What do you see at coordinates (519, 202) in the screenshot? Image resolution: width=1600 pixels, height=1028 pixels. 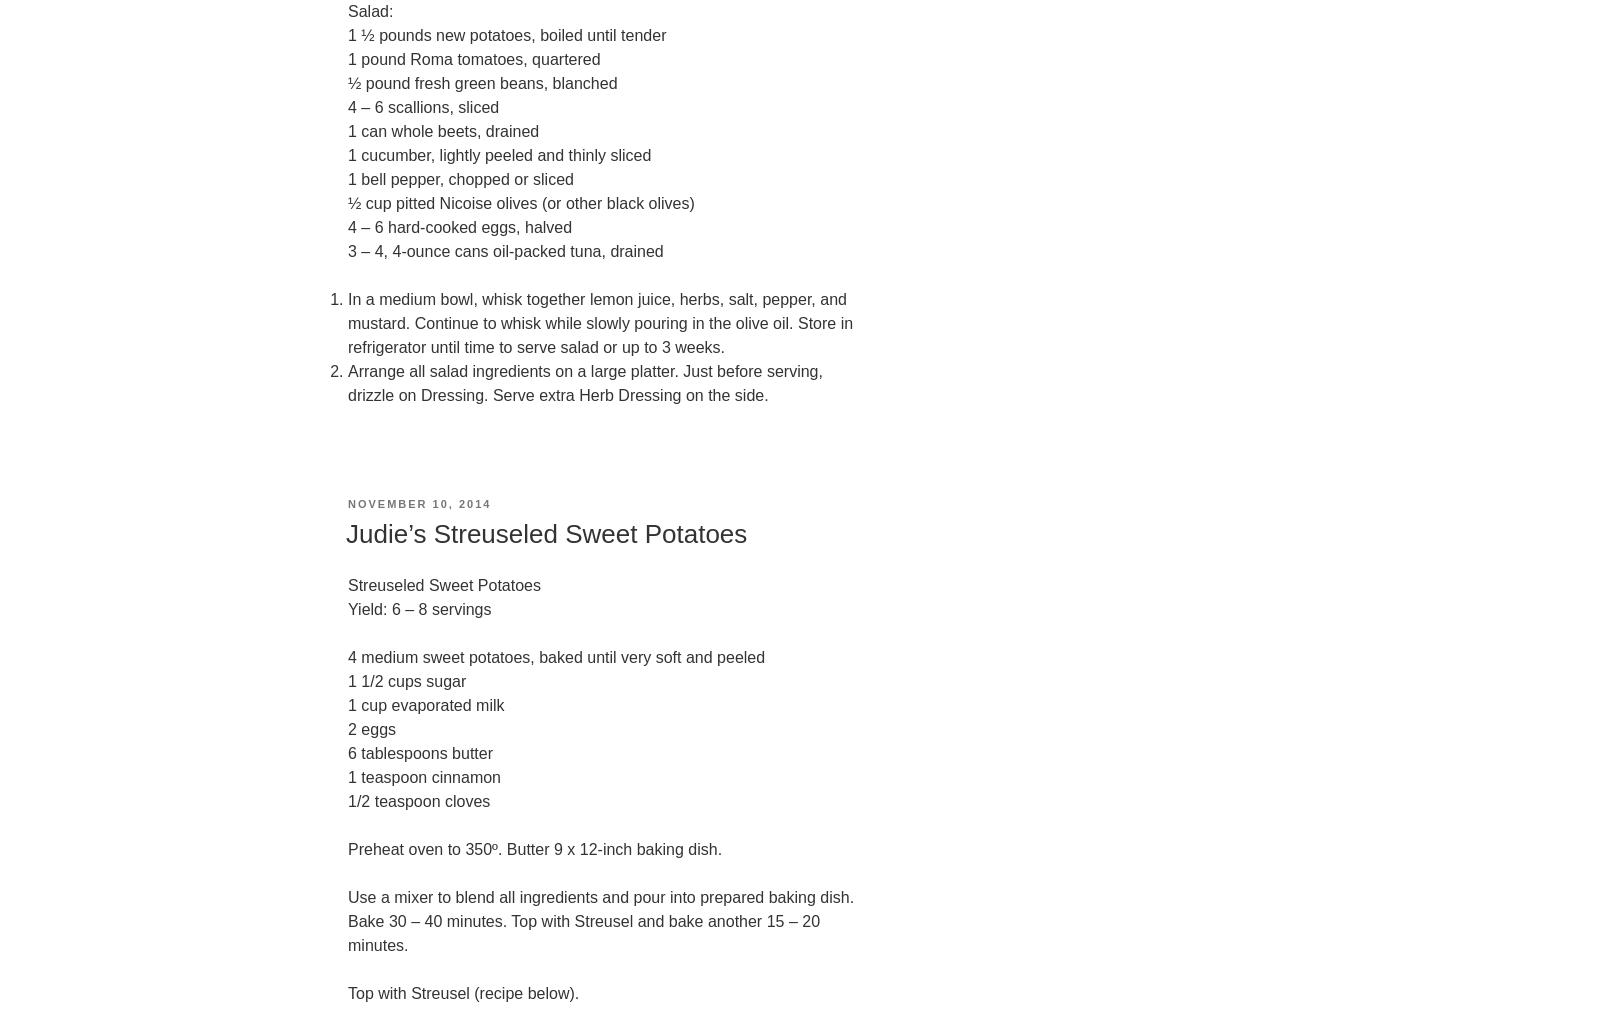 I see `'½ cup pitted Nicoise olives (or other black olives)'` at bounding box center [519, 202].